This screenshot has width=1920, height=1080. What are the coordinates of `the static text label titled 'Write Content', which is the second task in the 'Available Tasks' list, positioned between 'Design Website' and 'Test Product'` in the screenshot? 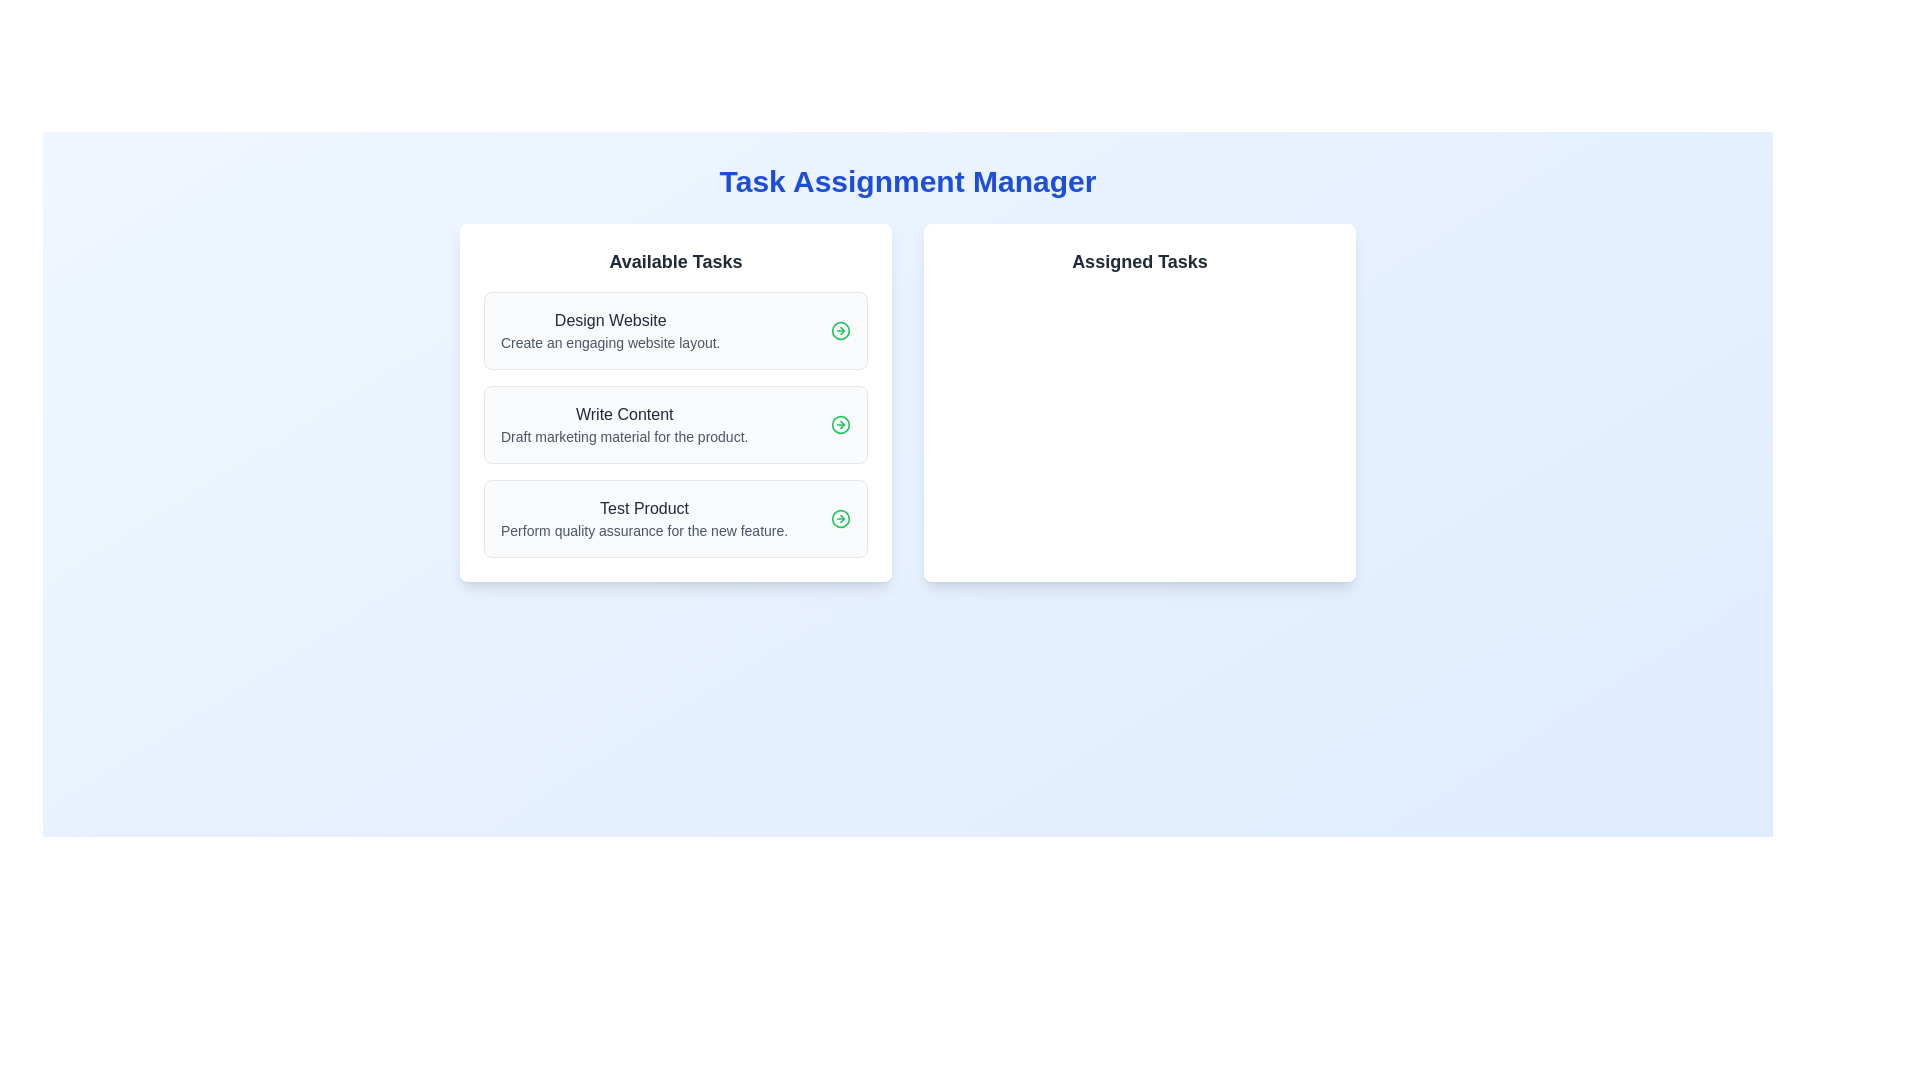 It's located at (623, 414).